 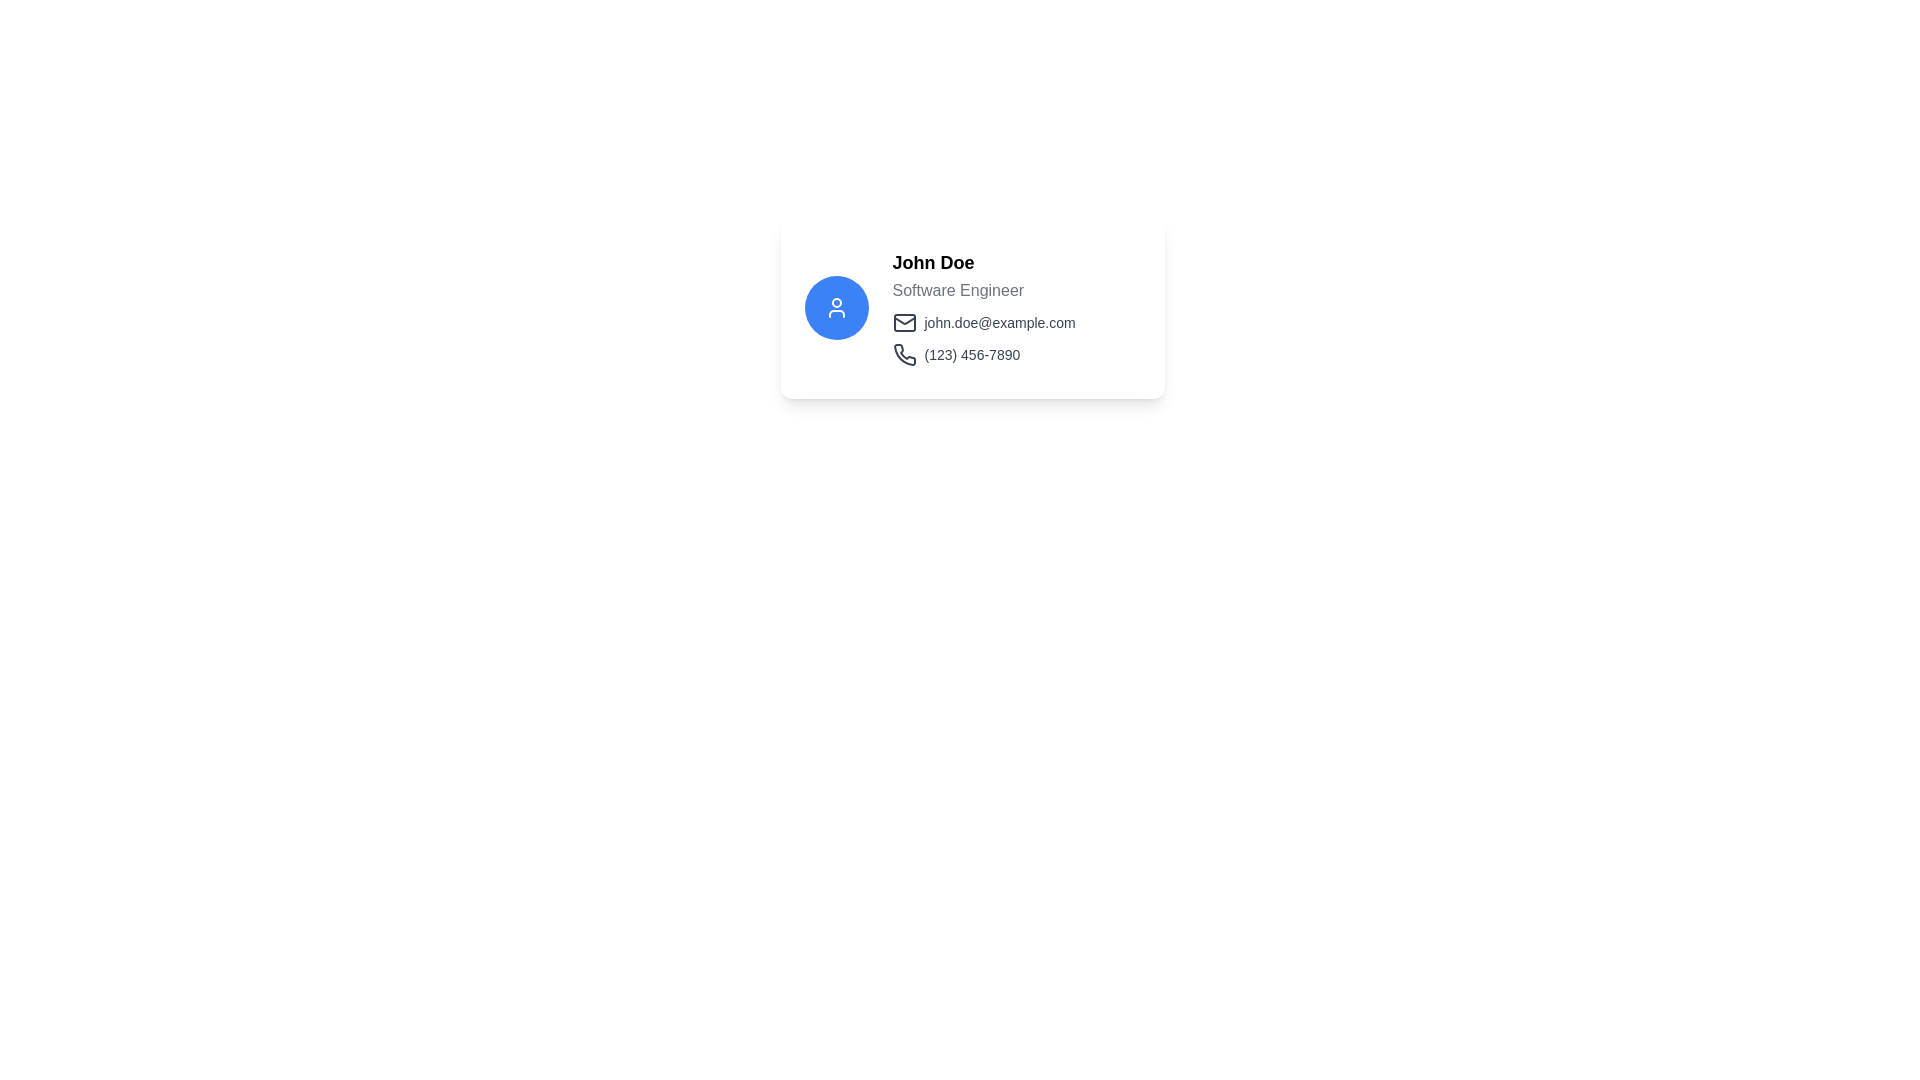 What do you see at coordinates (903, 353) in the screenshot?
I see `the dark-themed phone receiver icon located at the bottom-right section of the white information card, which is positioned directly to the left of the phone number '(123) 456-7890'` at bounding box center [903, 353].